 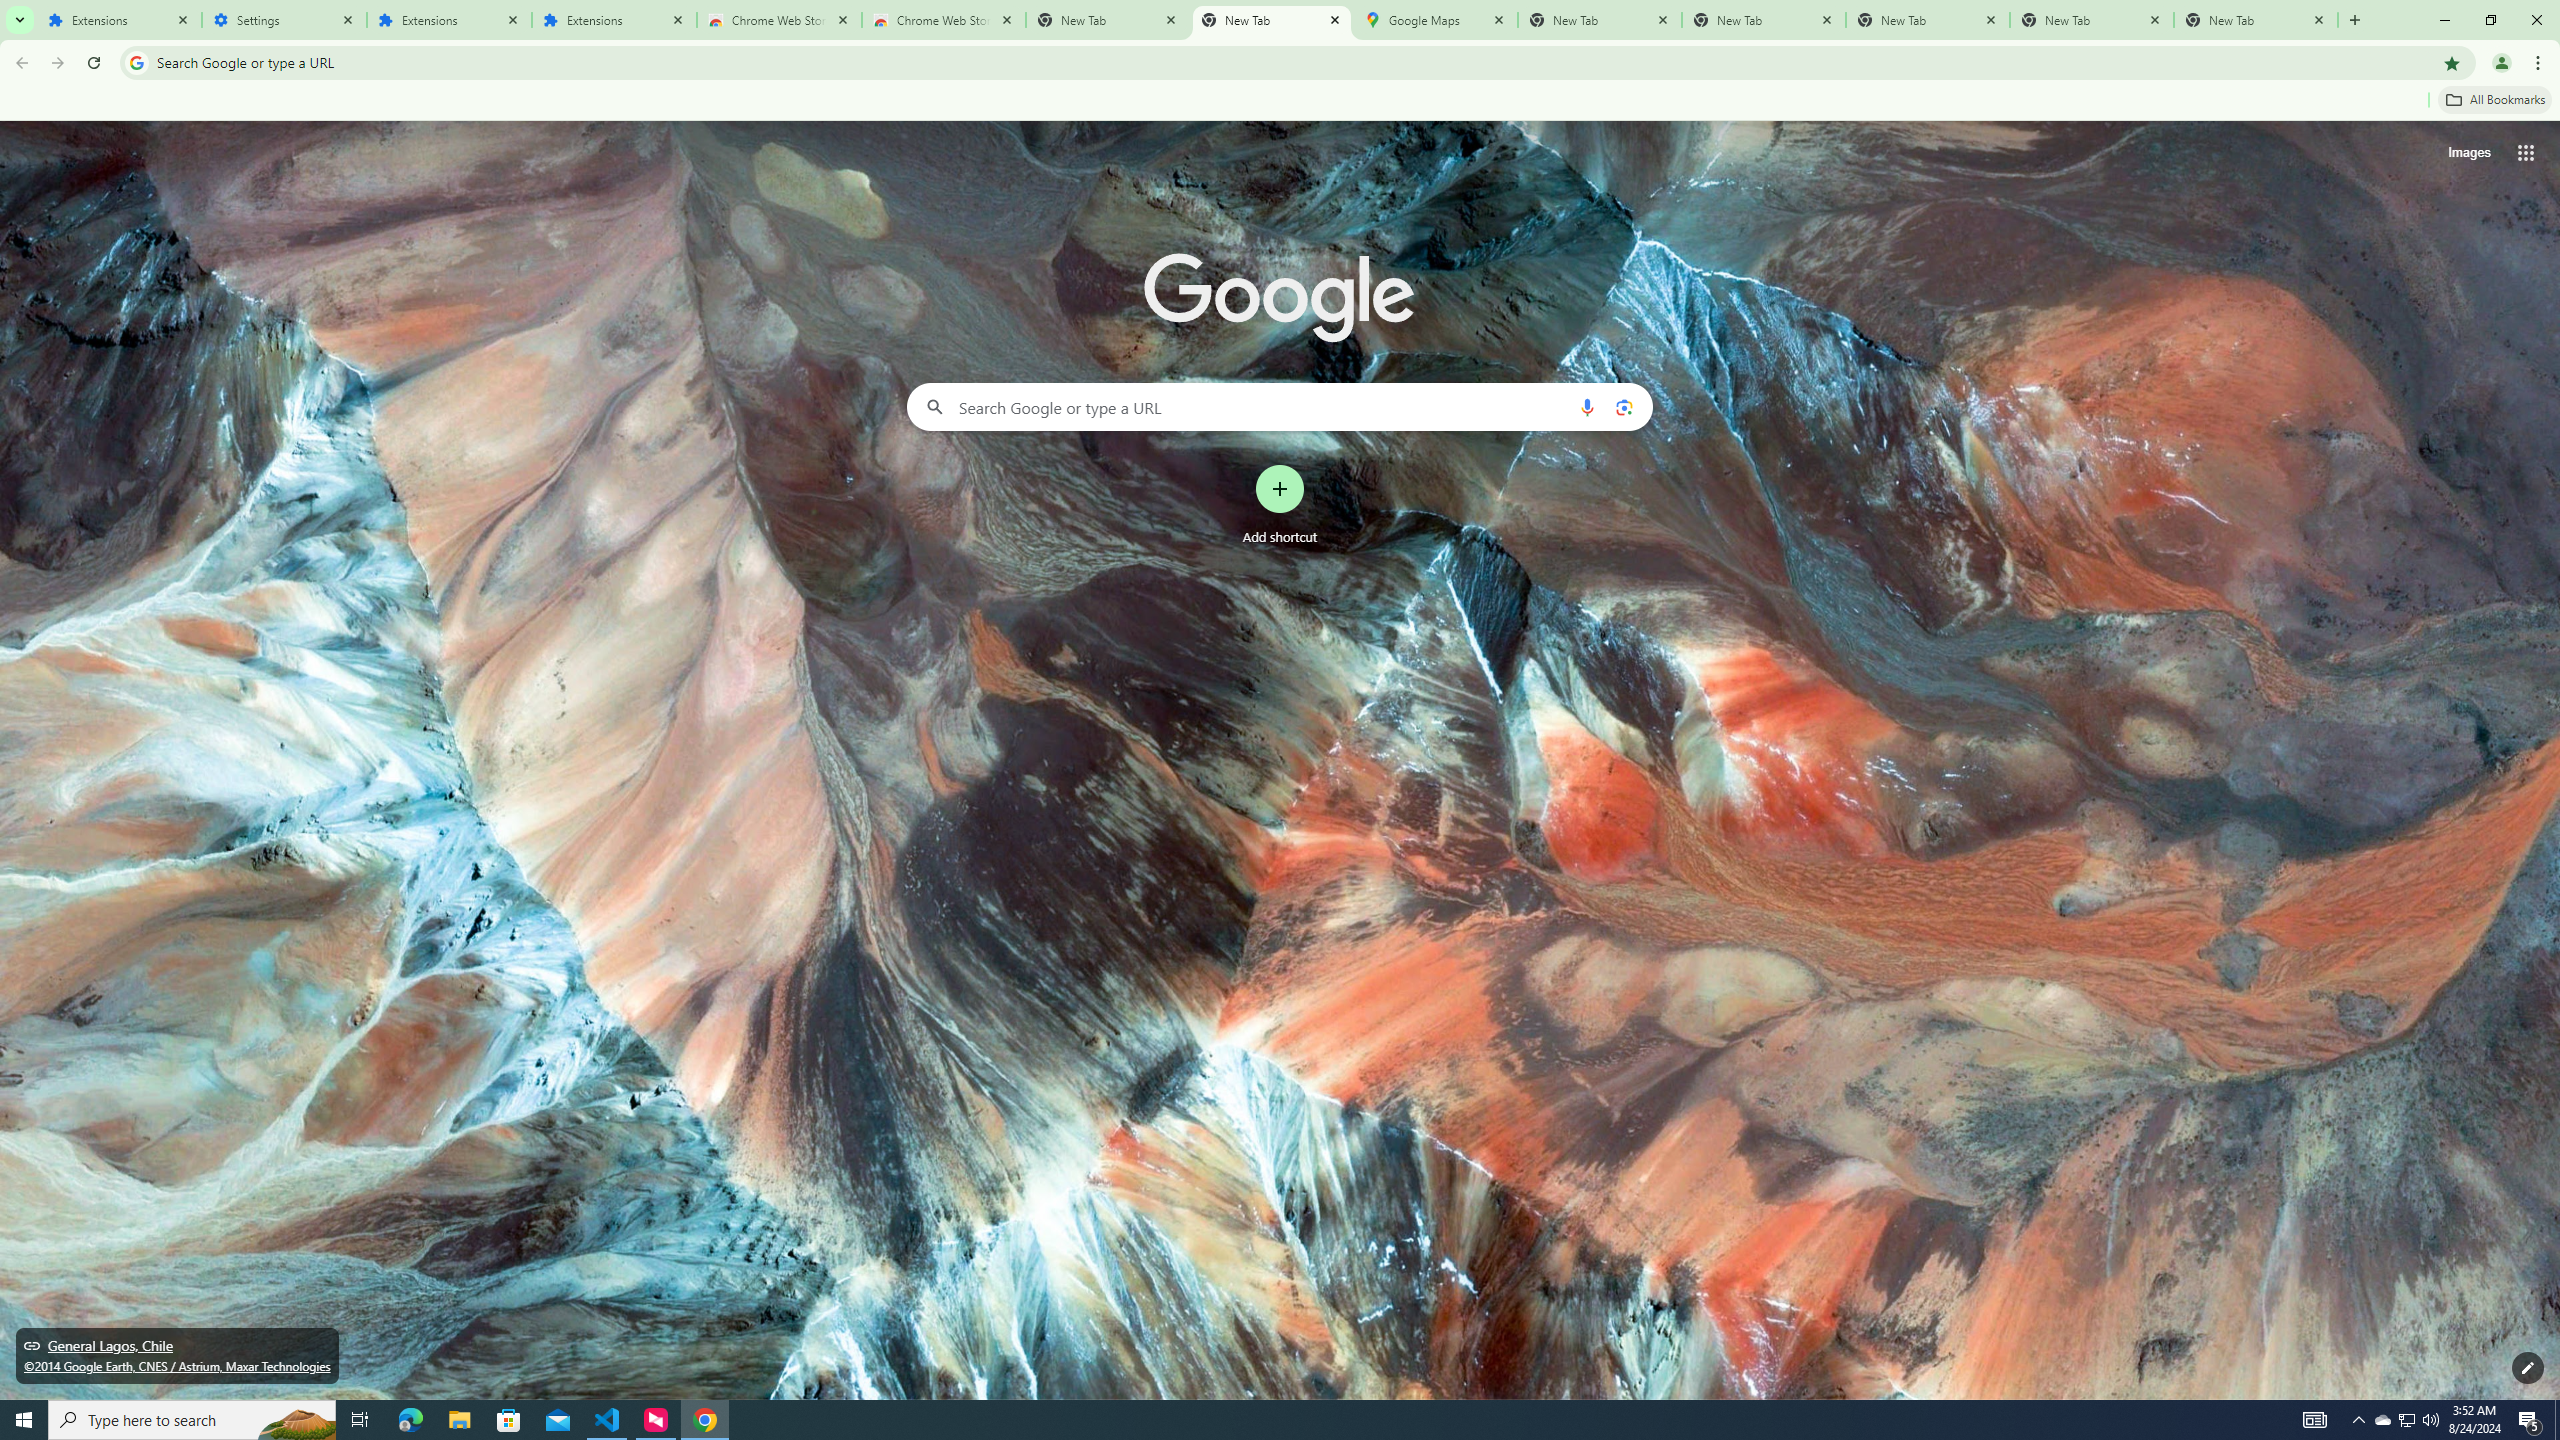 I want to click on 'Google Maps', so click(x=1434, y=19).